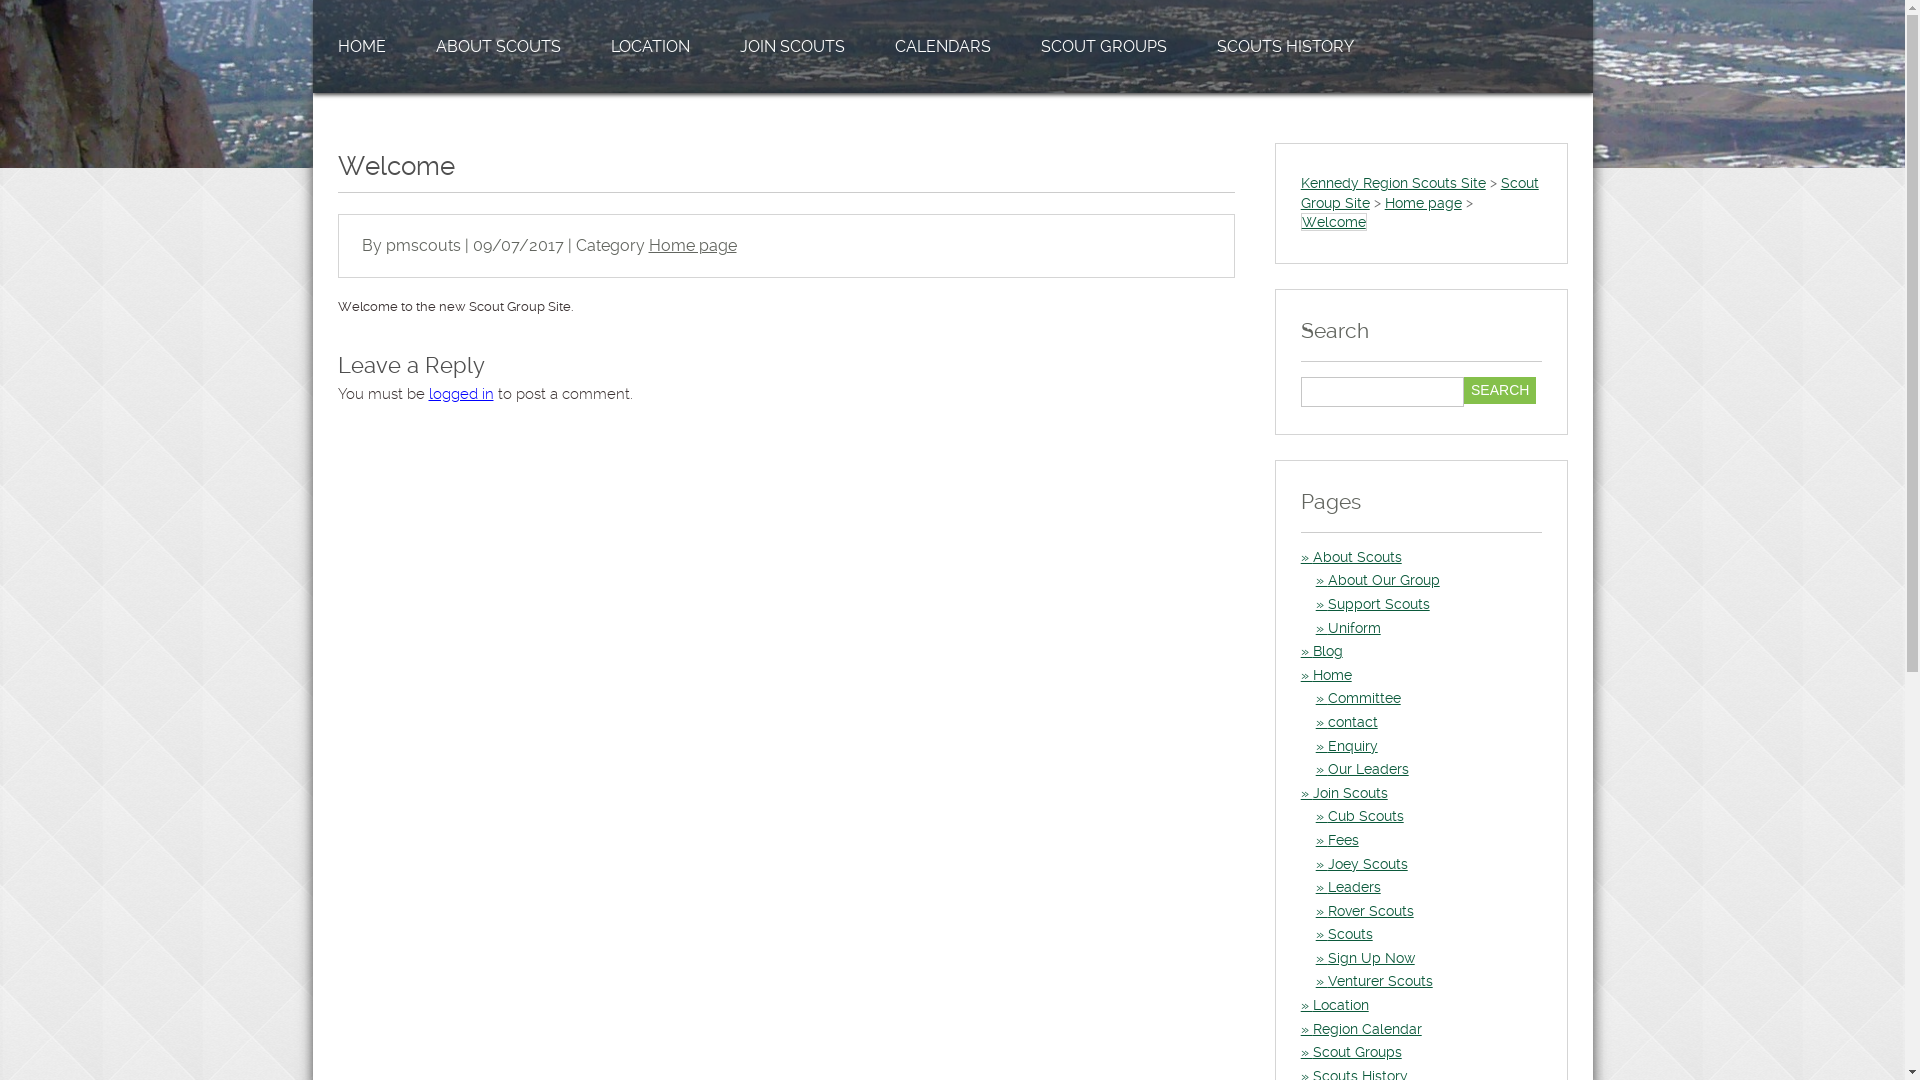  What do you see at coordinates (1360, 1029) in the screenshot?
I see `'Region Calendar'` at bounding box center [1360, 1029].